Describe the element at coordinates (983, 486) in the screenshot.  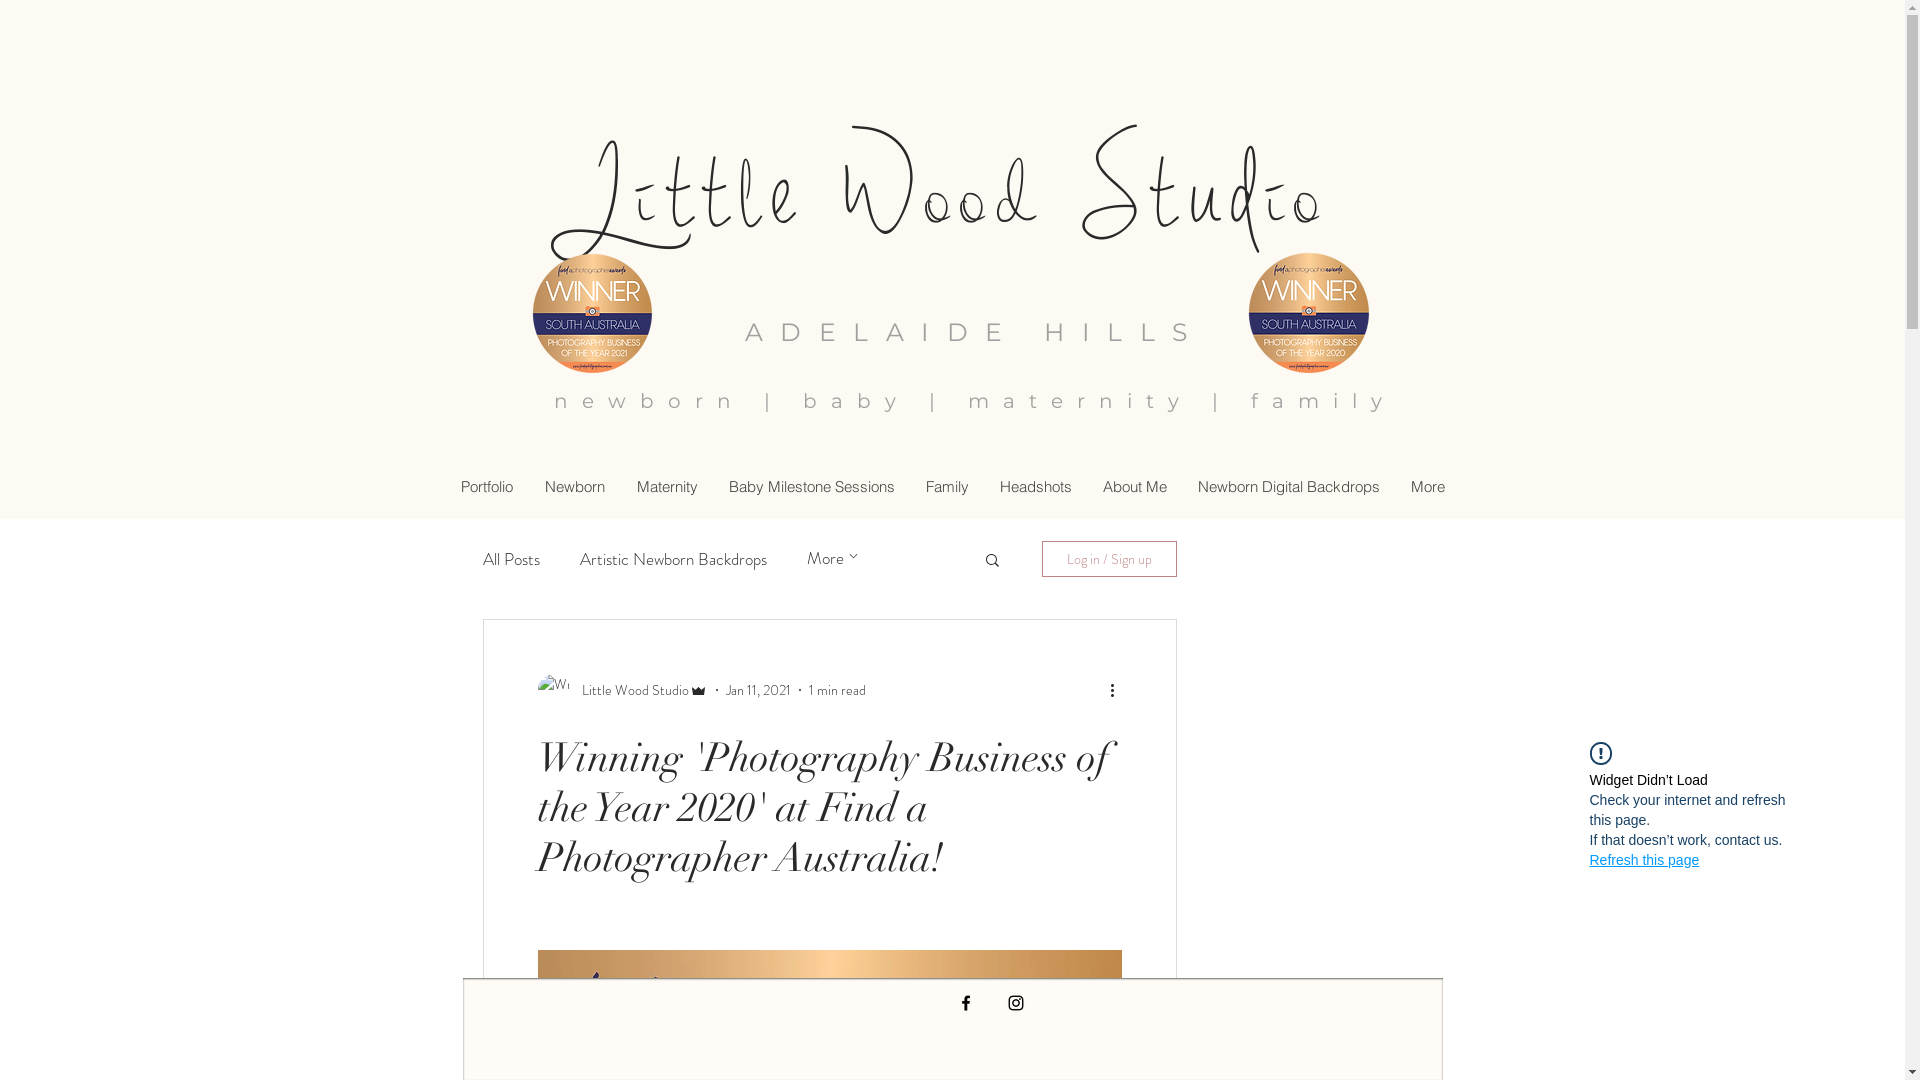
I see `'Headshots'` at that location.